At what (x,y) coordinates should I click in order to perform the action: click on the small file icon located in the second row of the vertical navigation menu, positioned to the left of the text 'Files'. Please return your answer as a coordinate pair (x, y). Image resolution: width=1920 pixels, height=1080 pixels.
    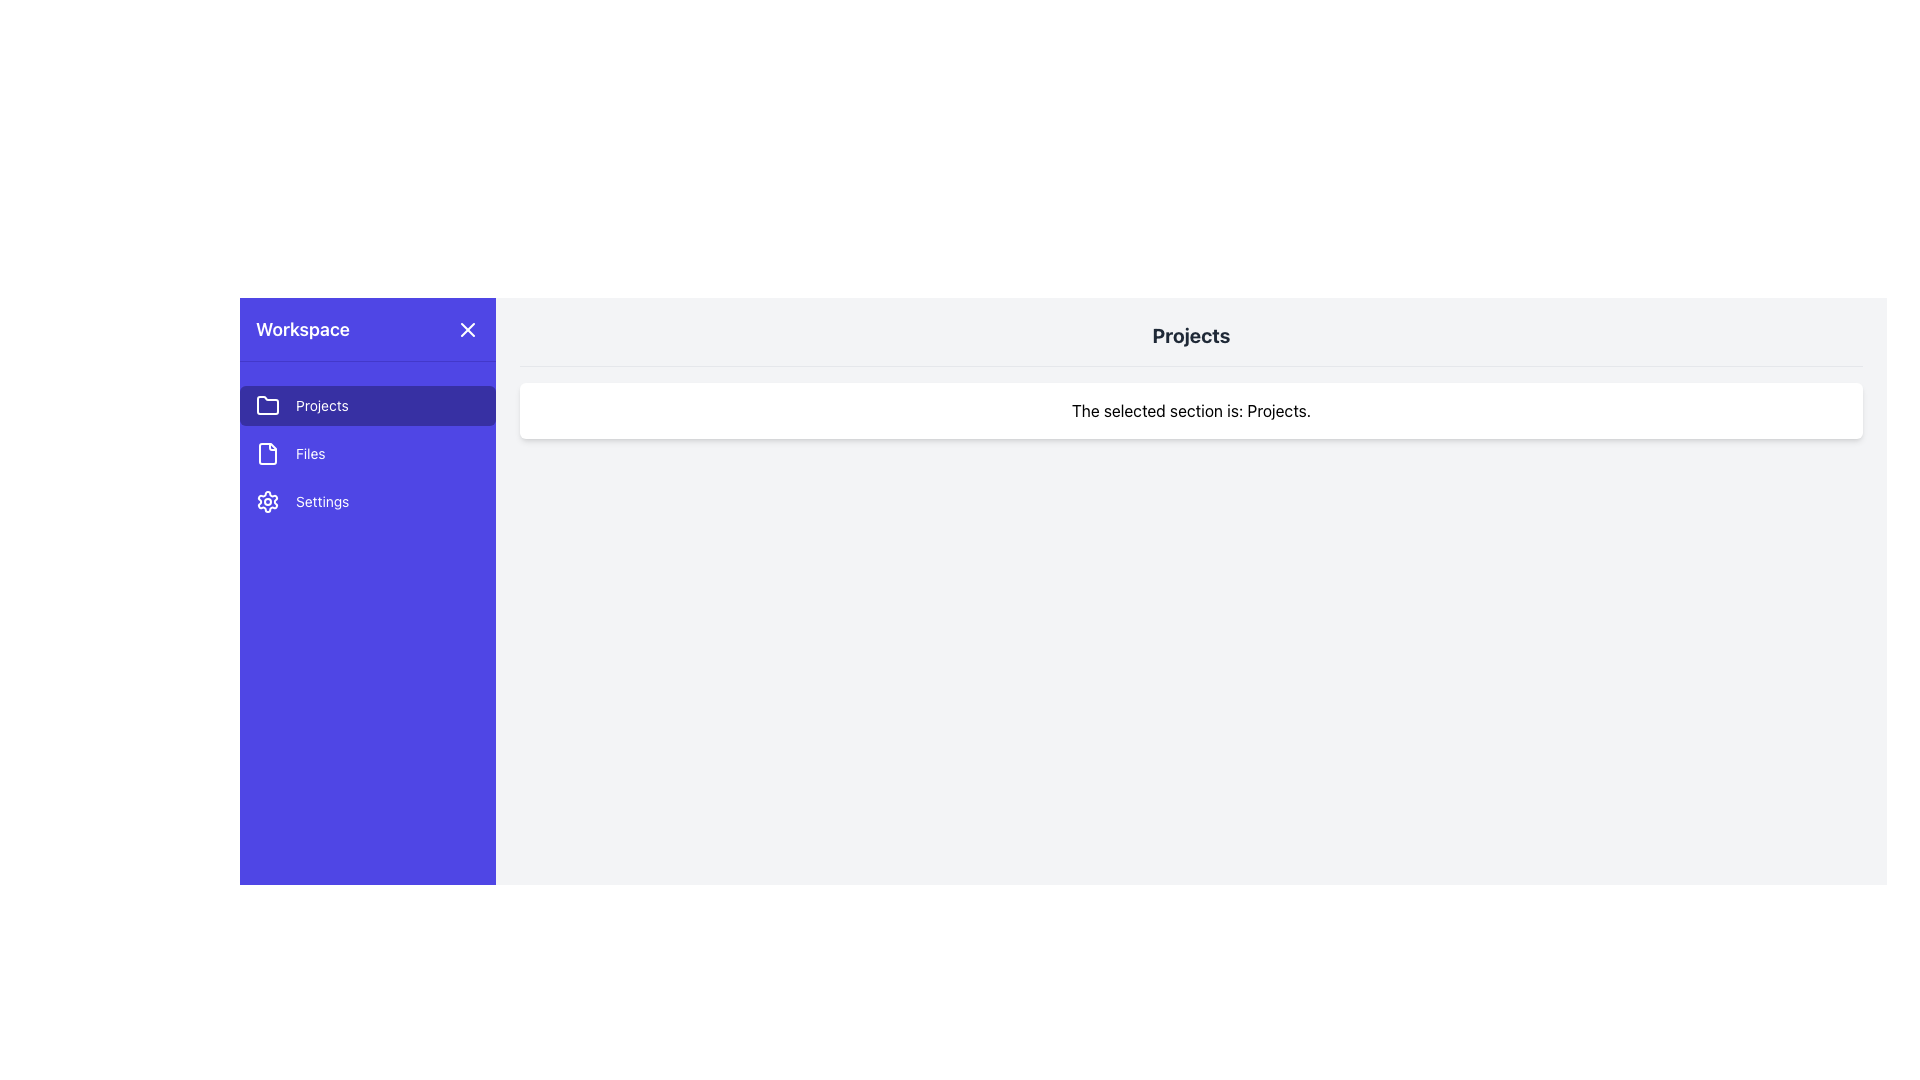
    Looking at the image, I should click on (267, 454).